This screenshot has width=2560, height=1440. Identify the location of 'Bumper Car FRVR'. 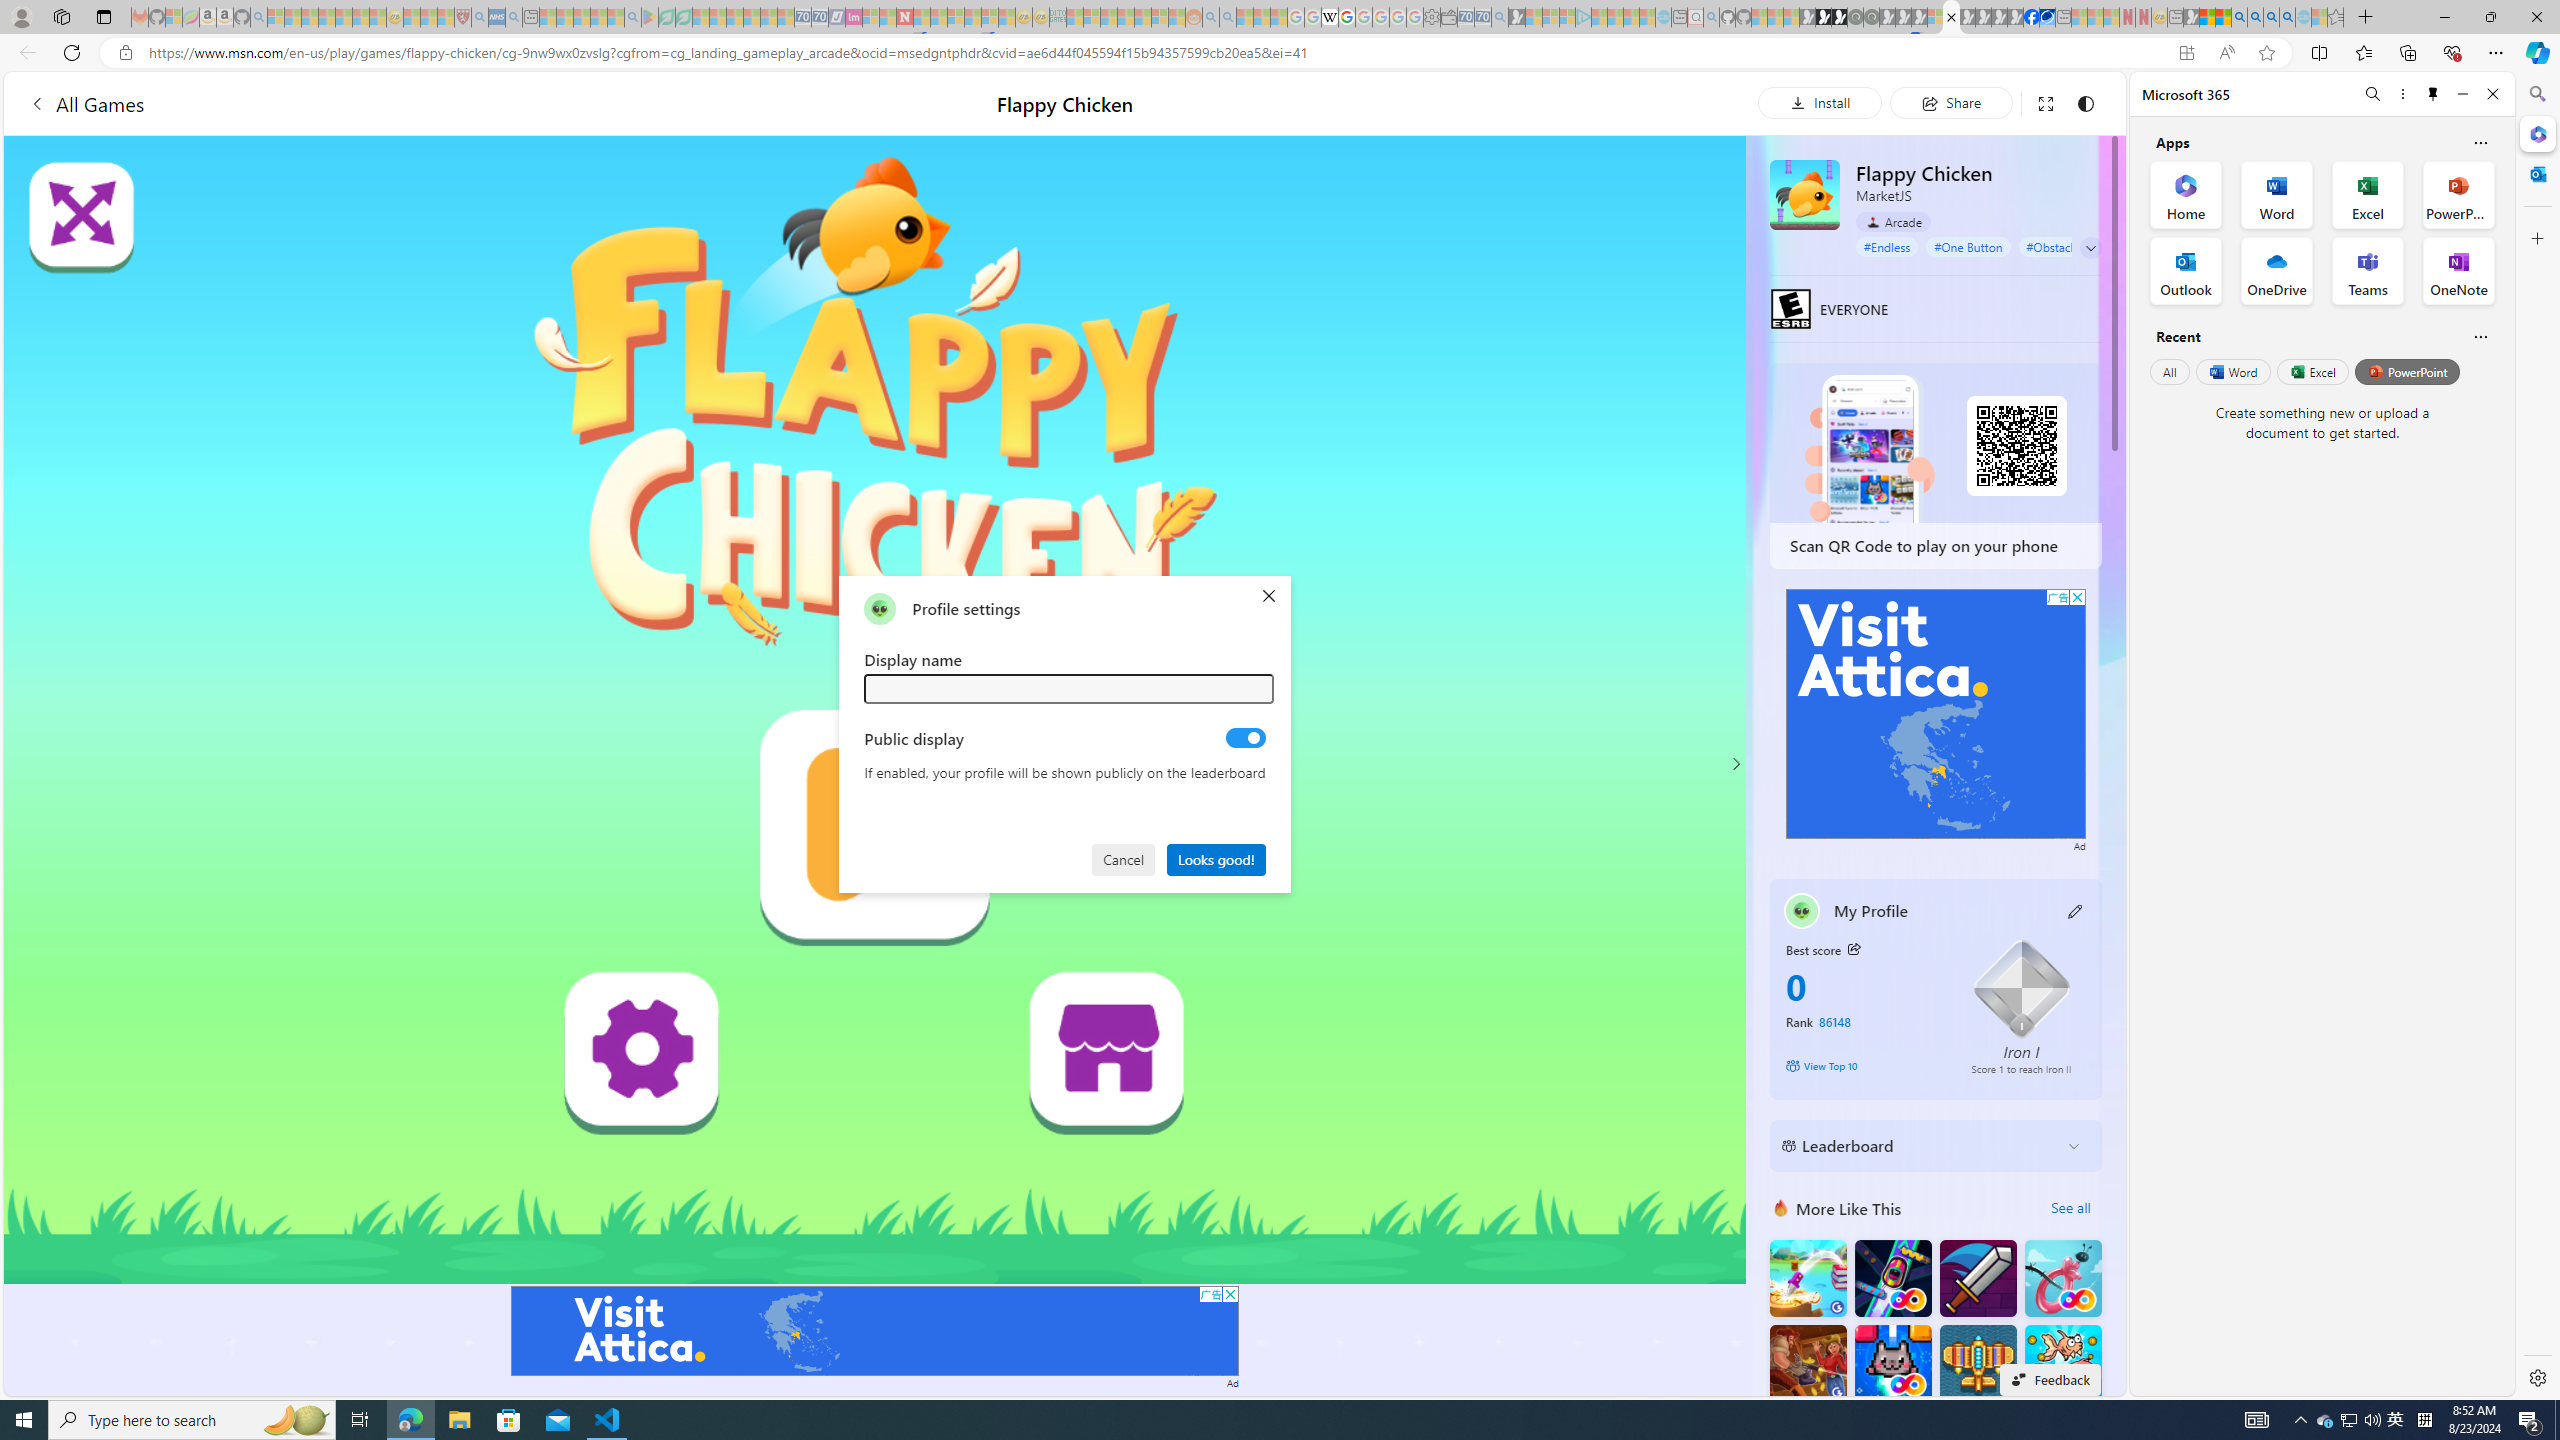
(1892, 1278).